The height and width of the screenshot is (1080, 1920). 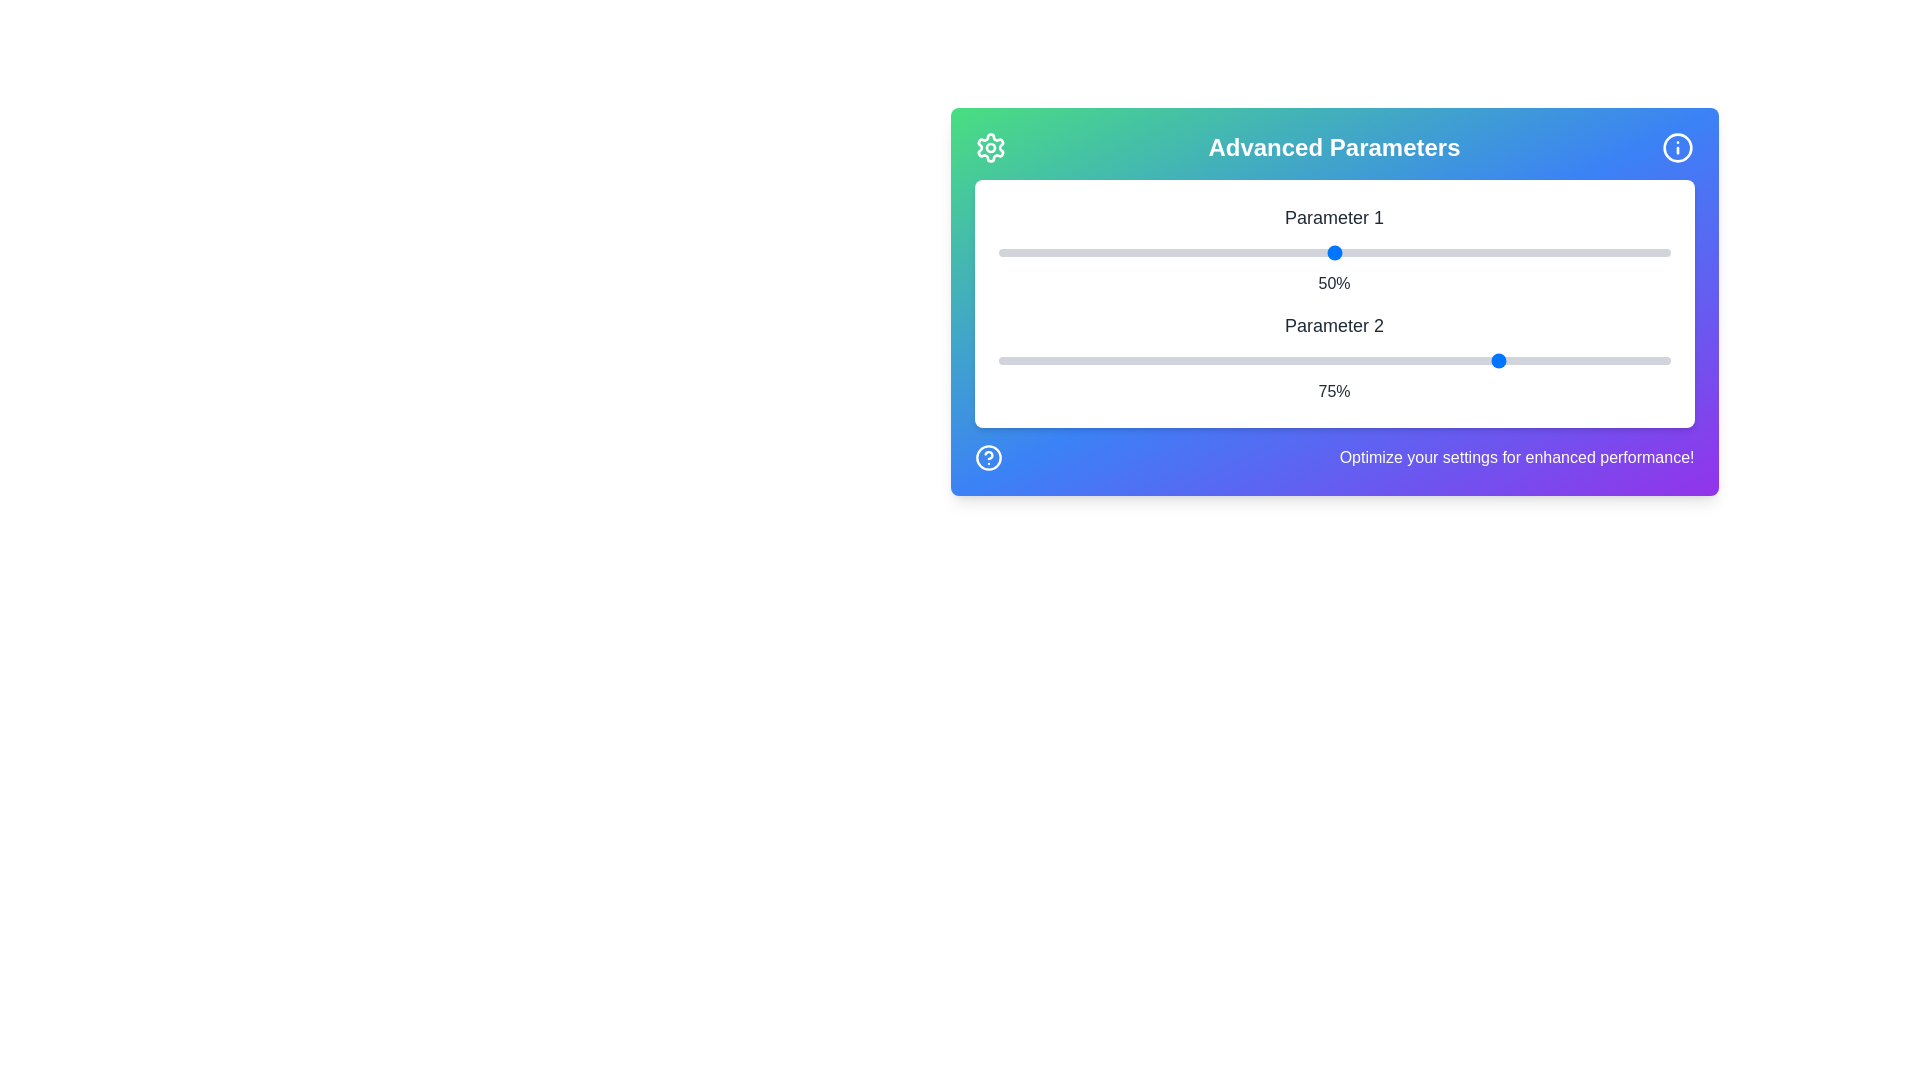 I want to click on the gradient background to inspect its visual design, so click(x=1334, y=301).